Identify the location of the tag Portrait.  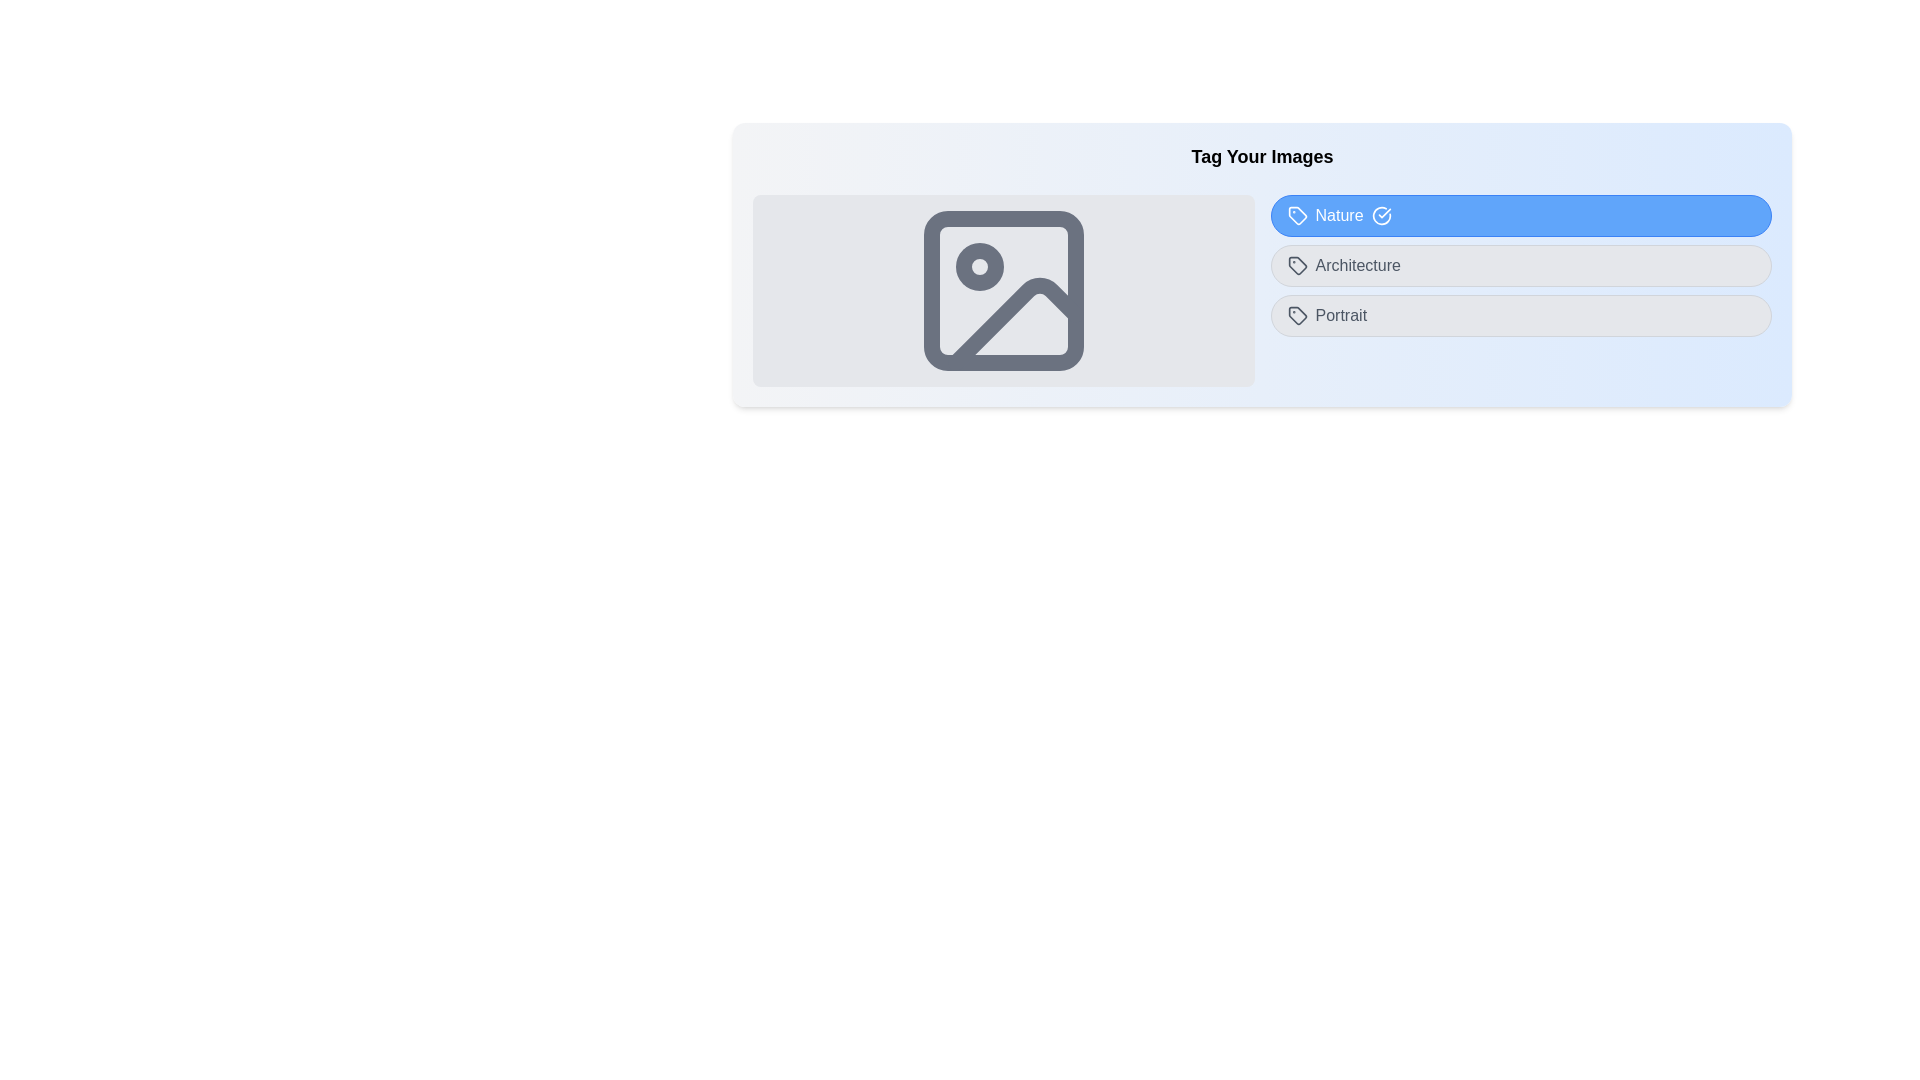
(1520, 315).